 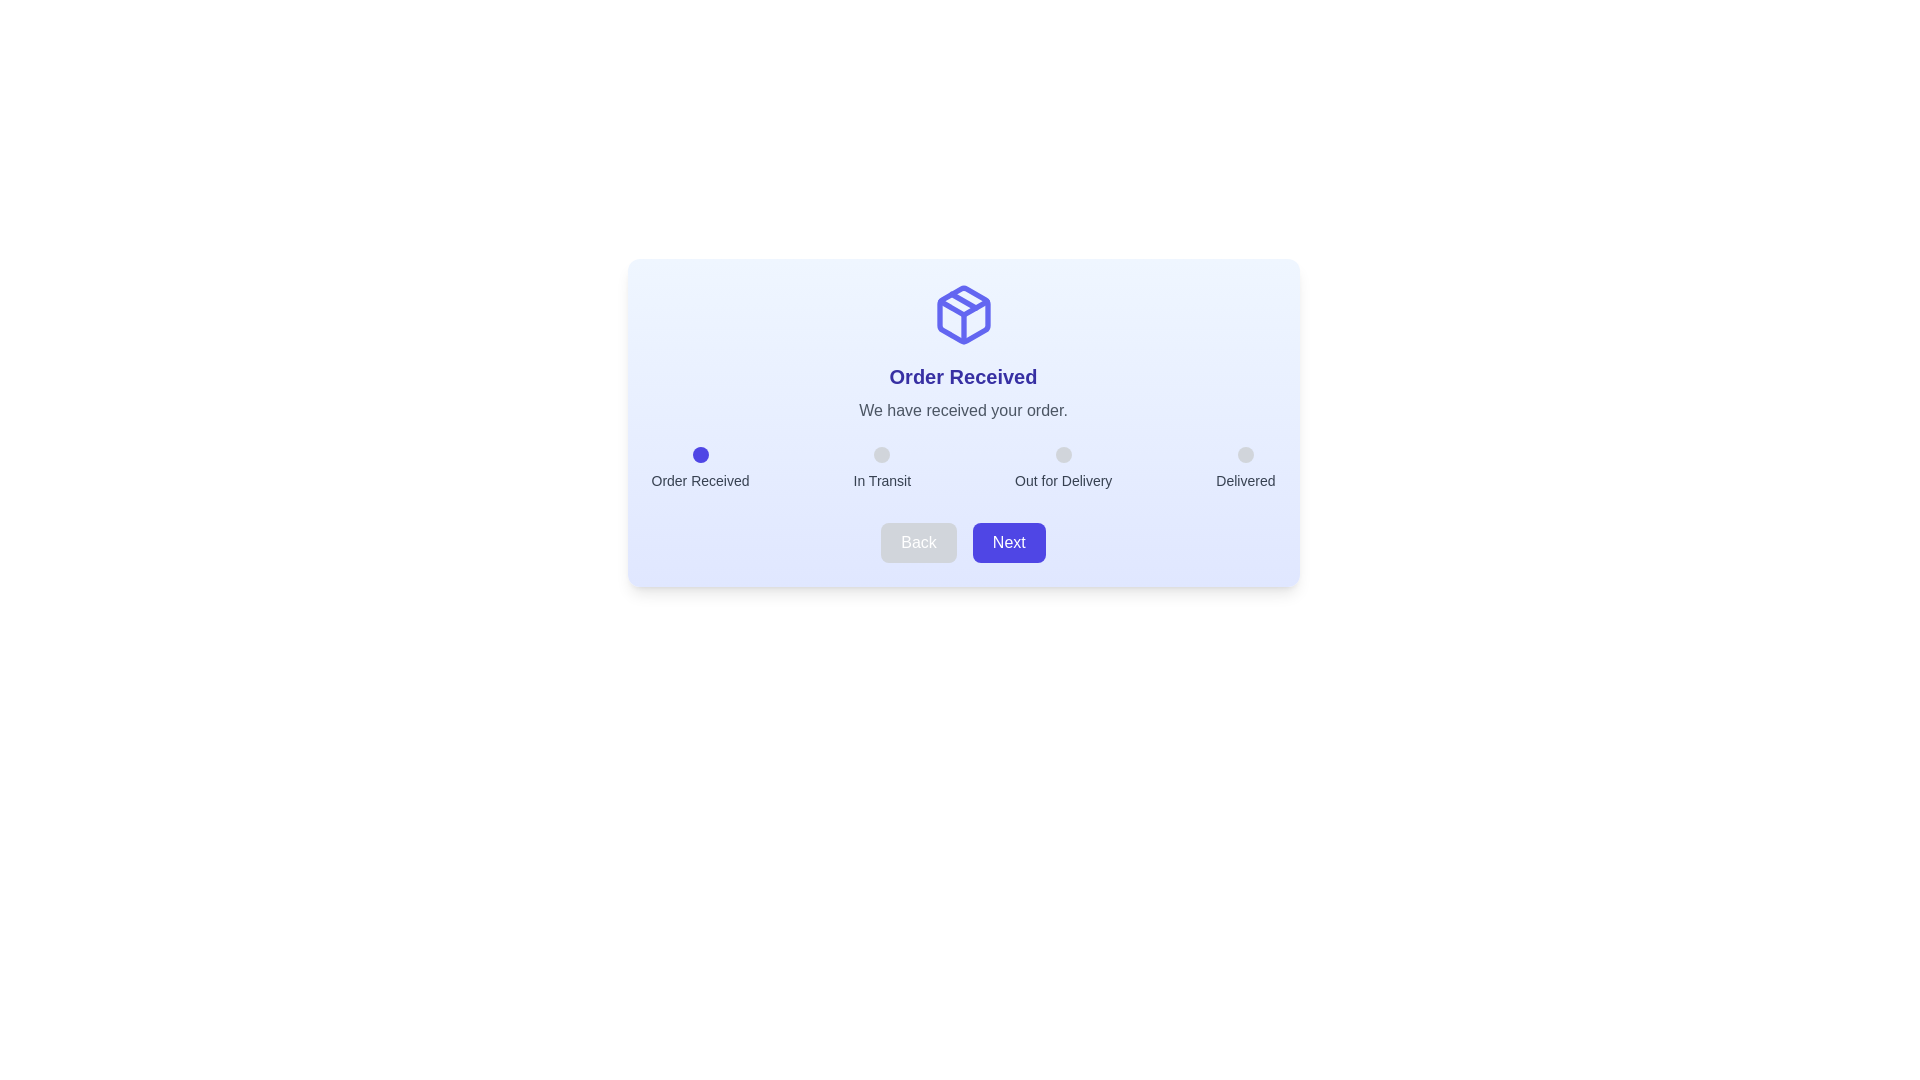 What do you see at coordinates (1008, 543) in the screenshot?
I see `the 'Next' button to navigate to the next step` at bounding box center [1008, 543].